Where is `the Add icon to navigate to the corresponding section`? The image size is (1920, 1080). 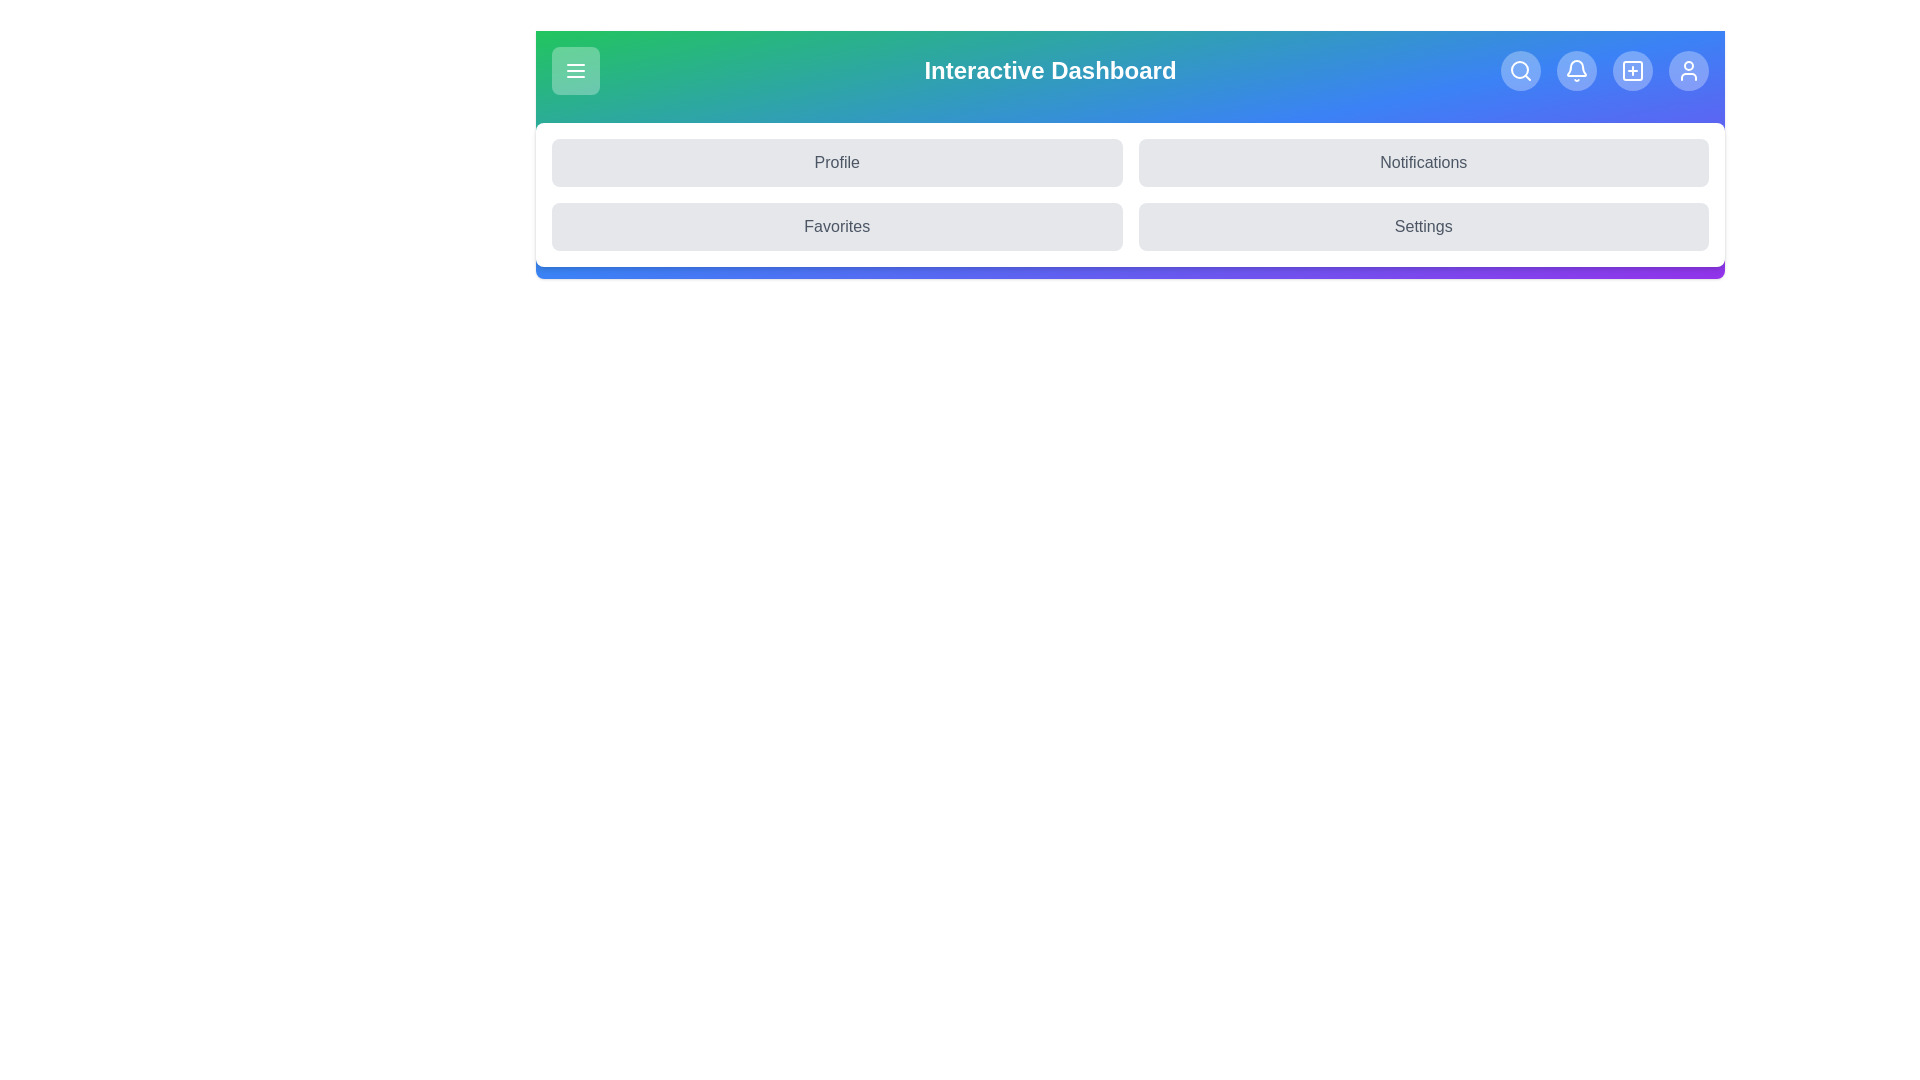 the Add icon to navigate to the corresponding section is located at coordinates (1632, 69).